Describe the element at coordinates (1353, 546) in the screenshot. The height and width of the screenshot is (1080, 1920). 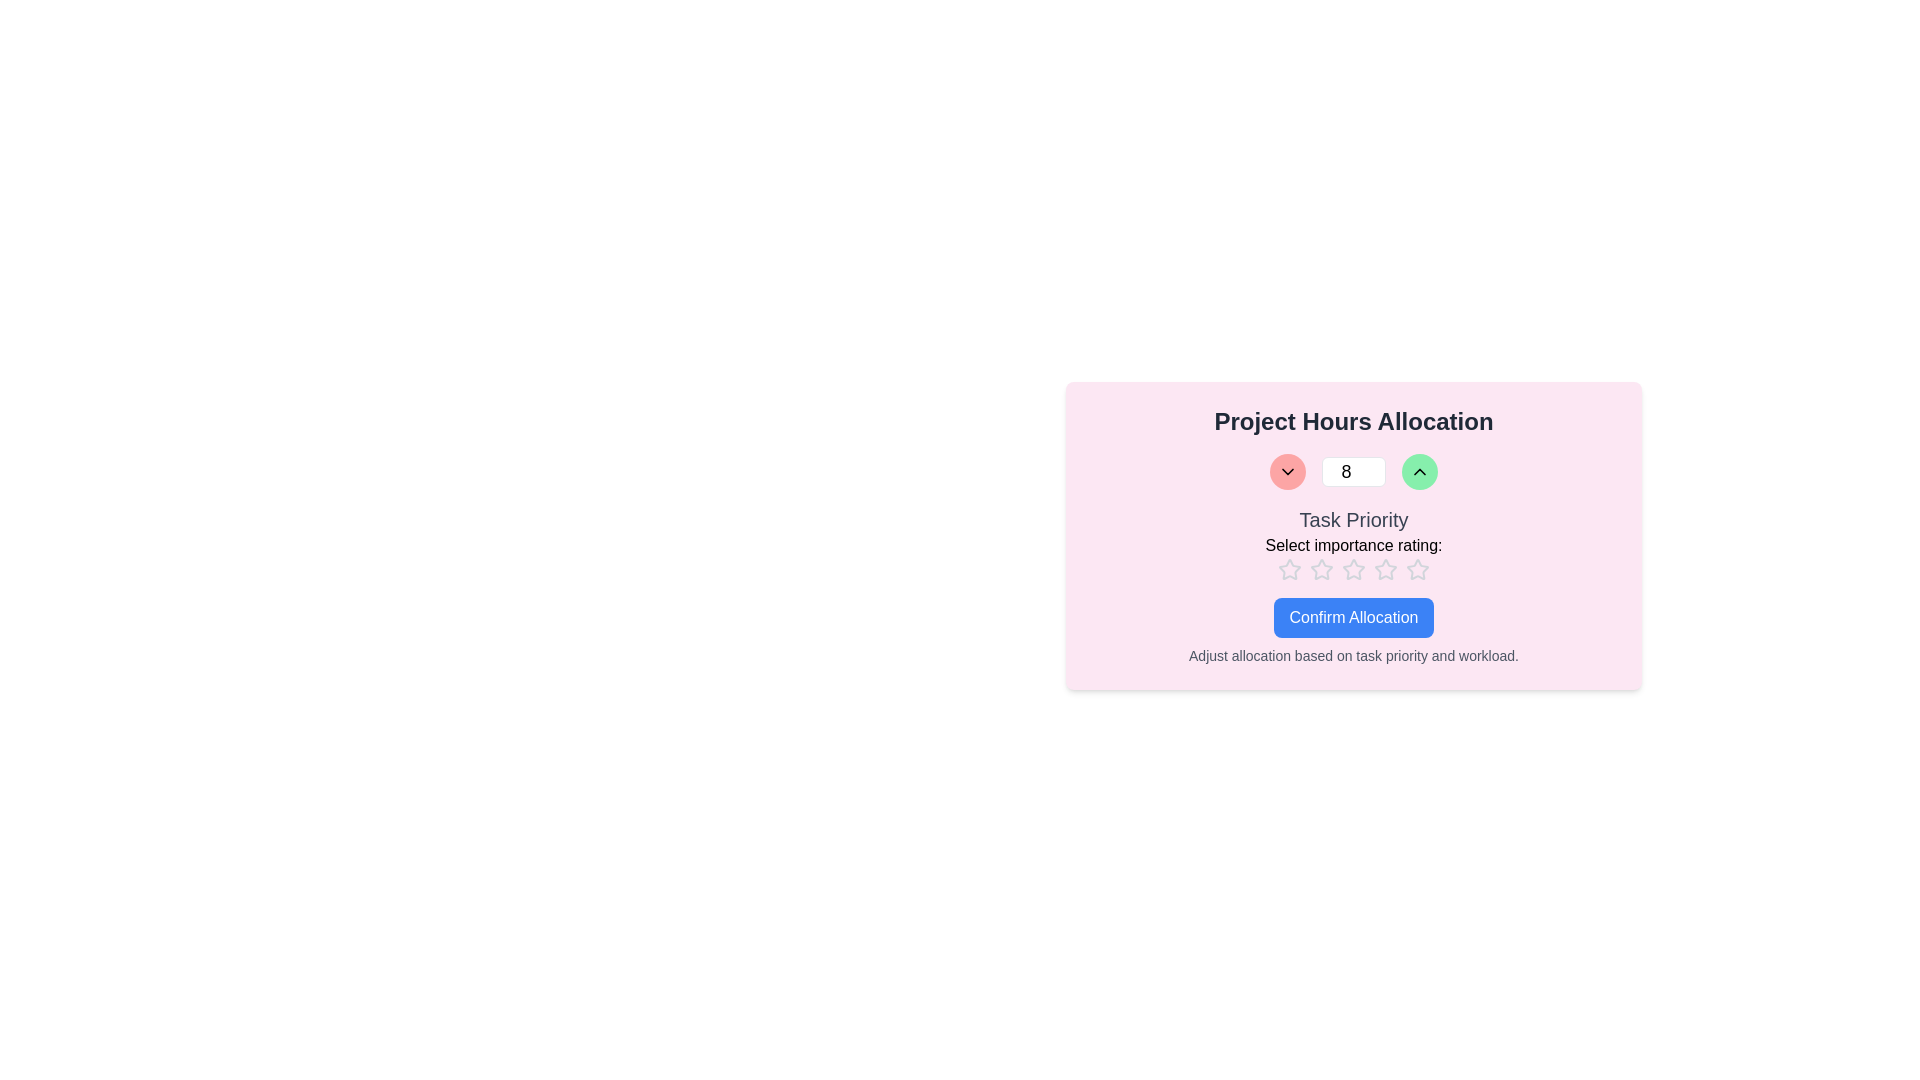
I see `the static text label that instructs the user to assign an importance rating to the associated task, located beneath the 'Task Priority' text and above the star icons` at that location.